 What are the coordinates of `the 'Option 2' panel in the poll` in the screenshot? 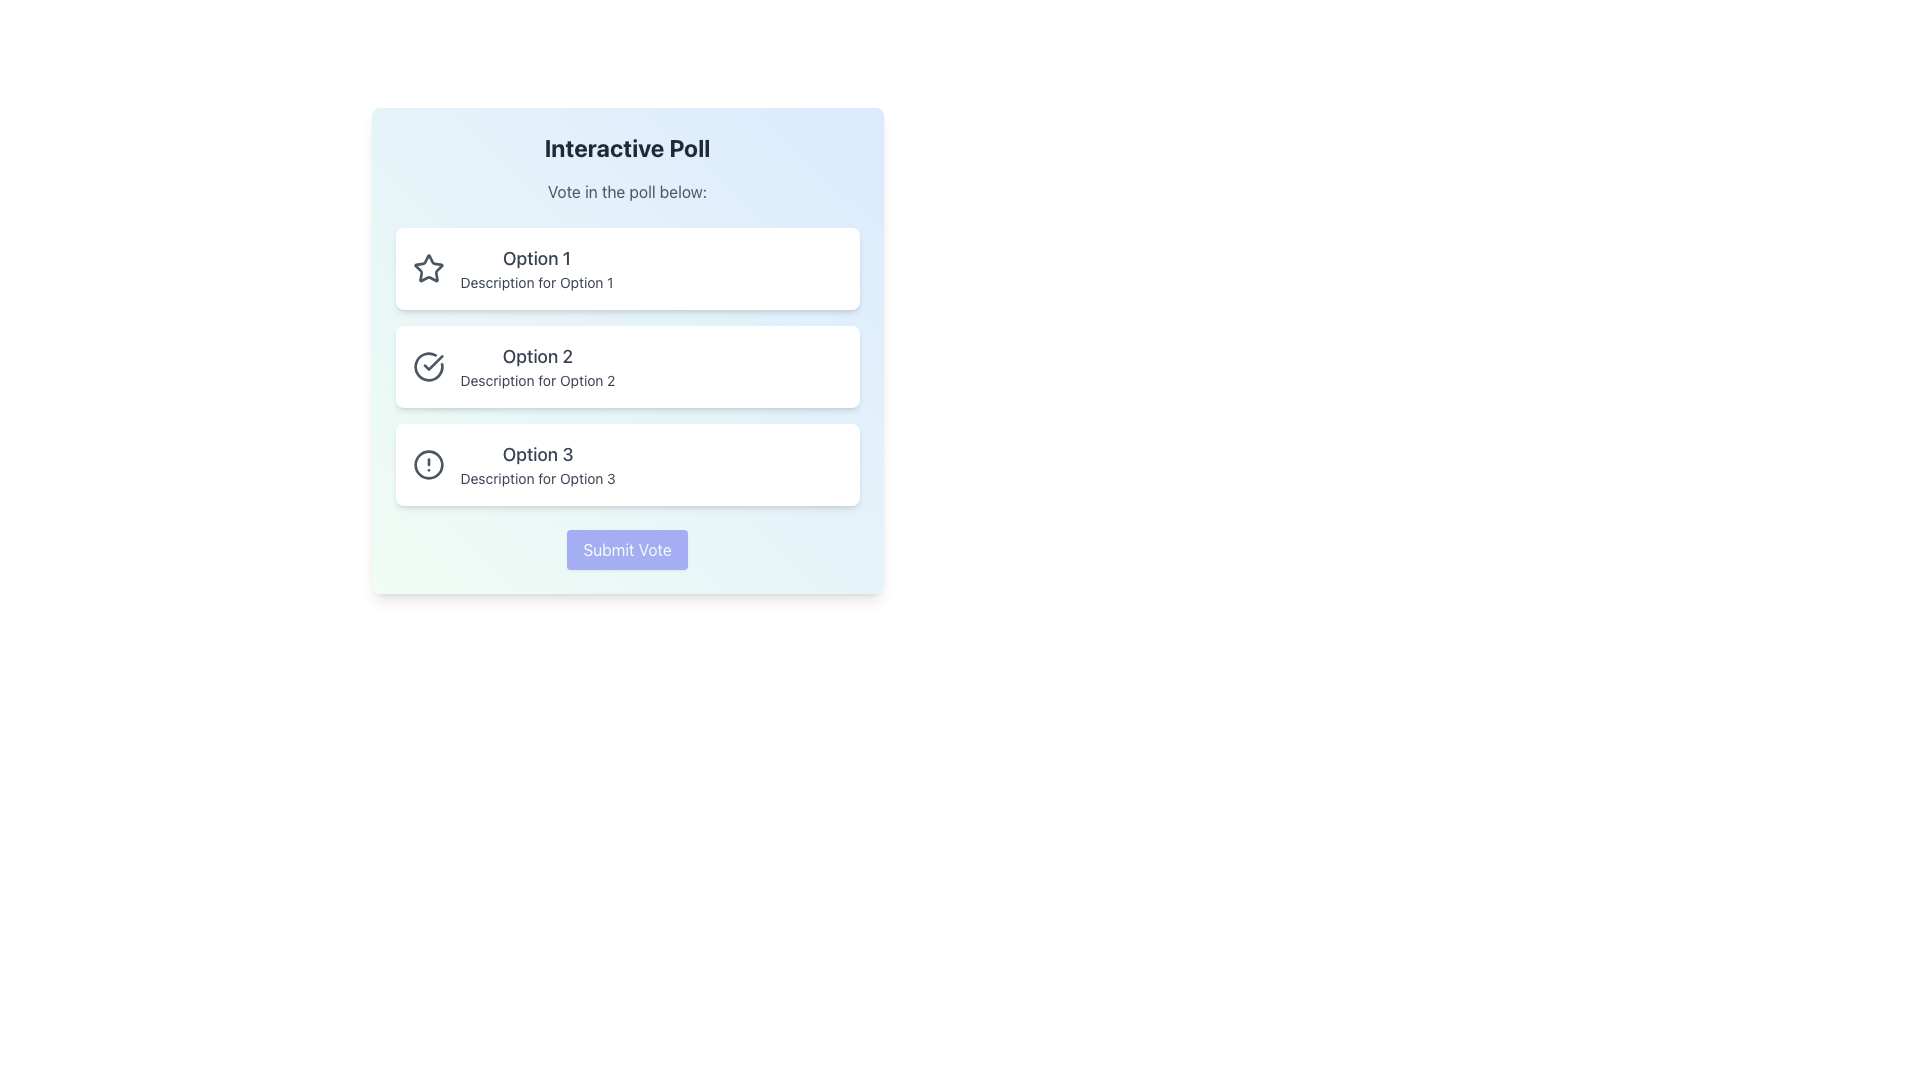 It's located at (626, 366).